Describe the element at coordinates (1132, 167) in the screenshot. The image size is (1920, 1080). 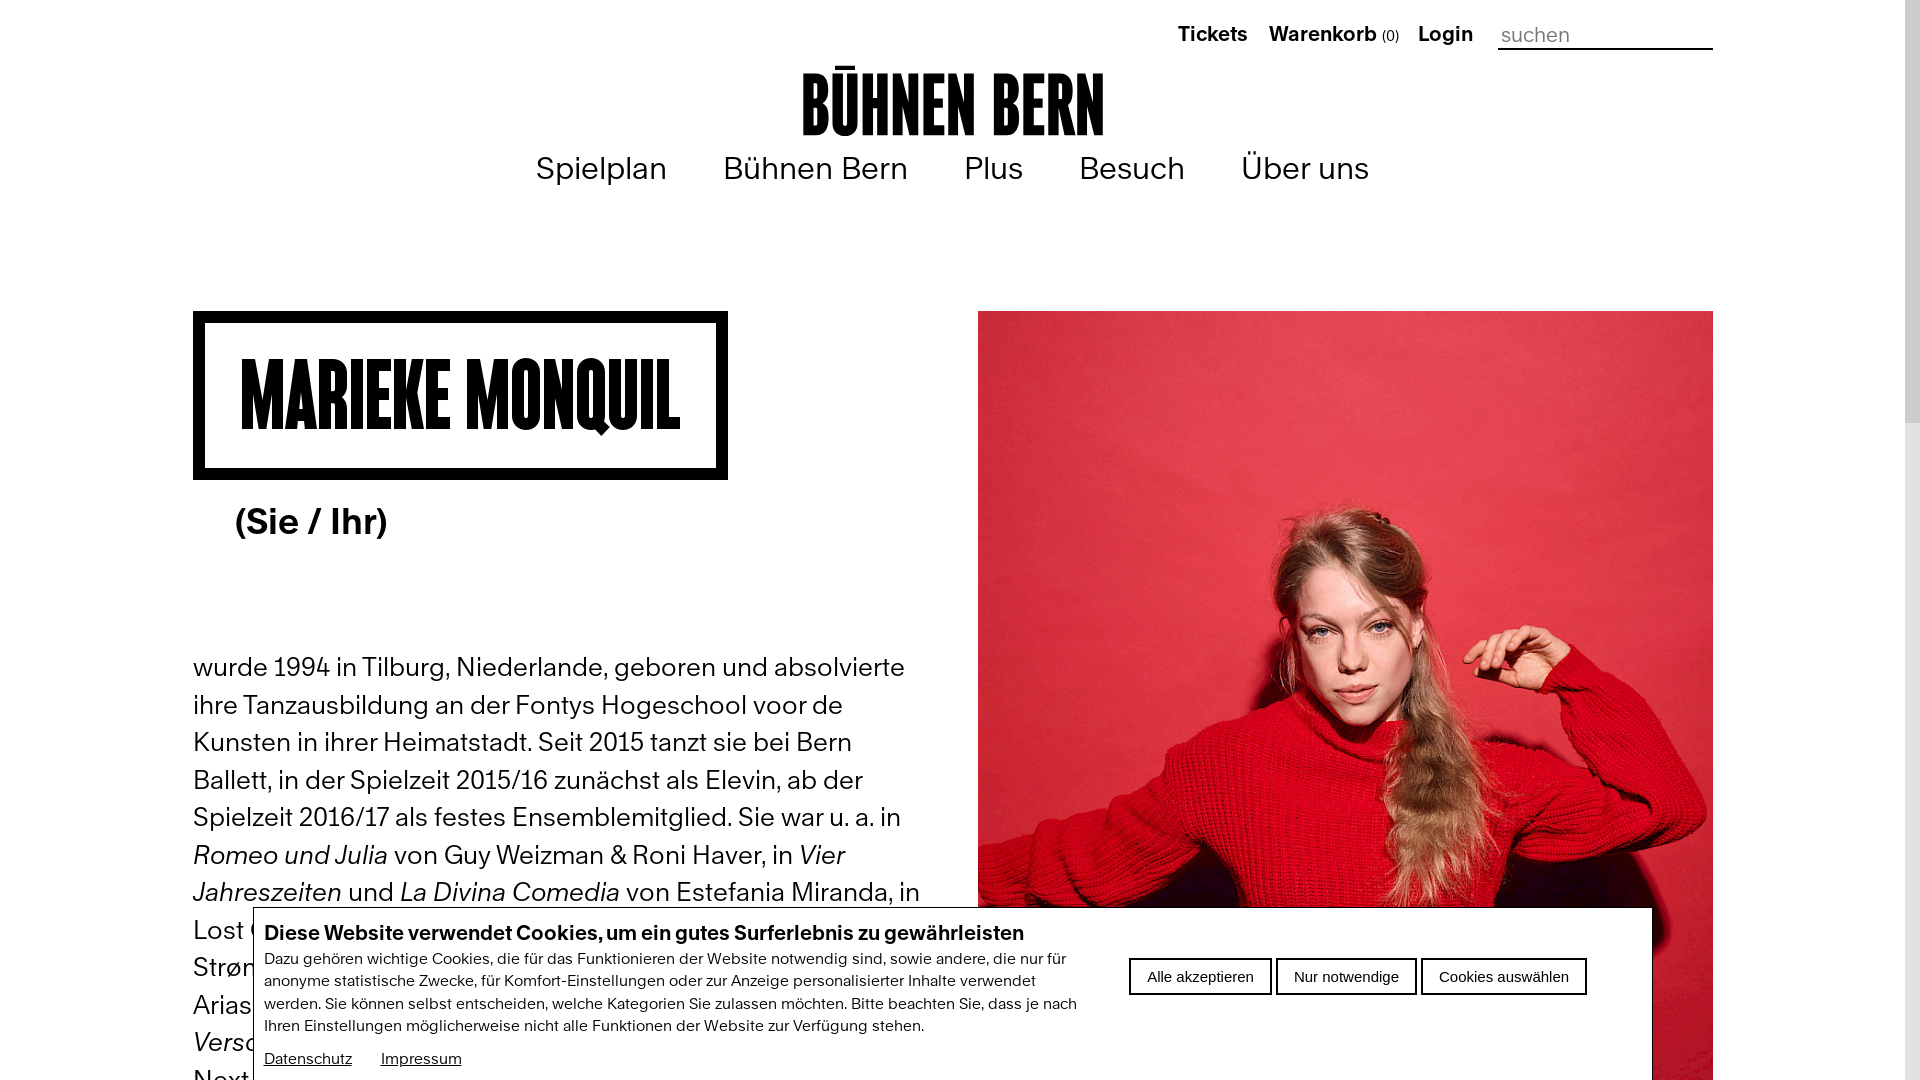
I see `'Besuch'` at that location.